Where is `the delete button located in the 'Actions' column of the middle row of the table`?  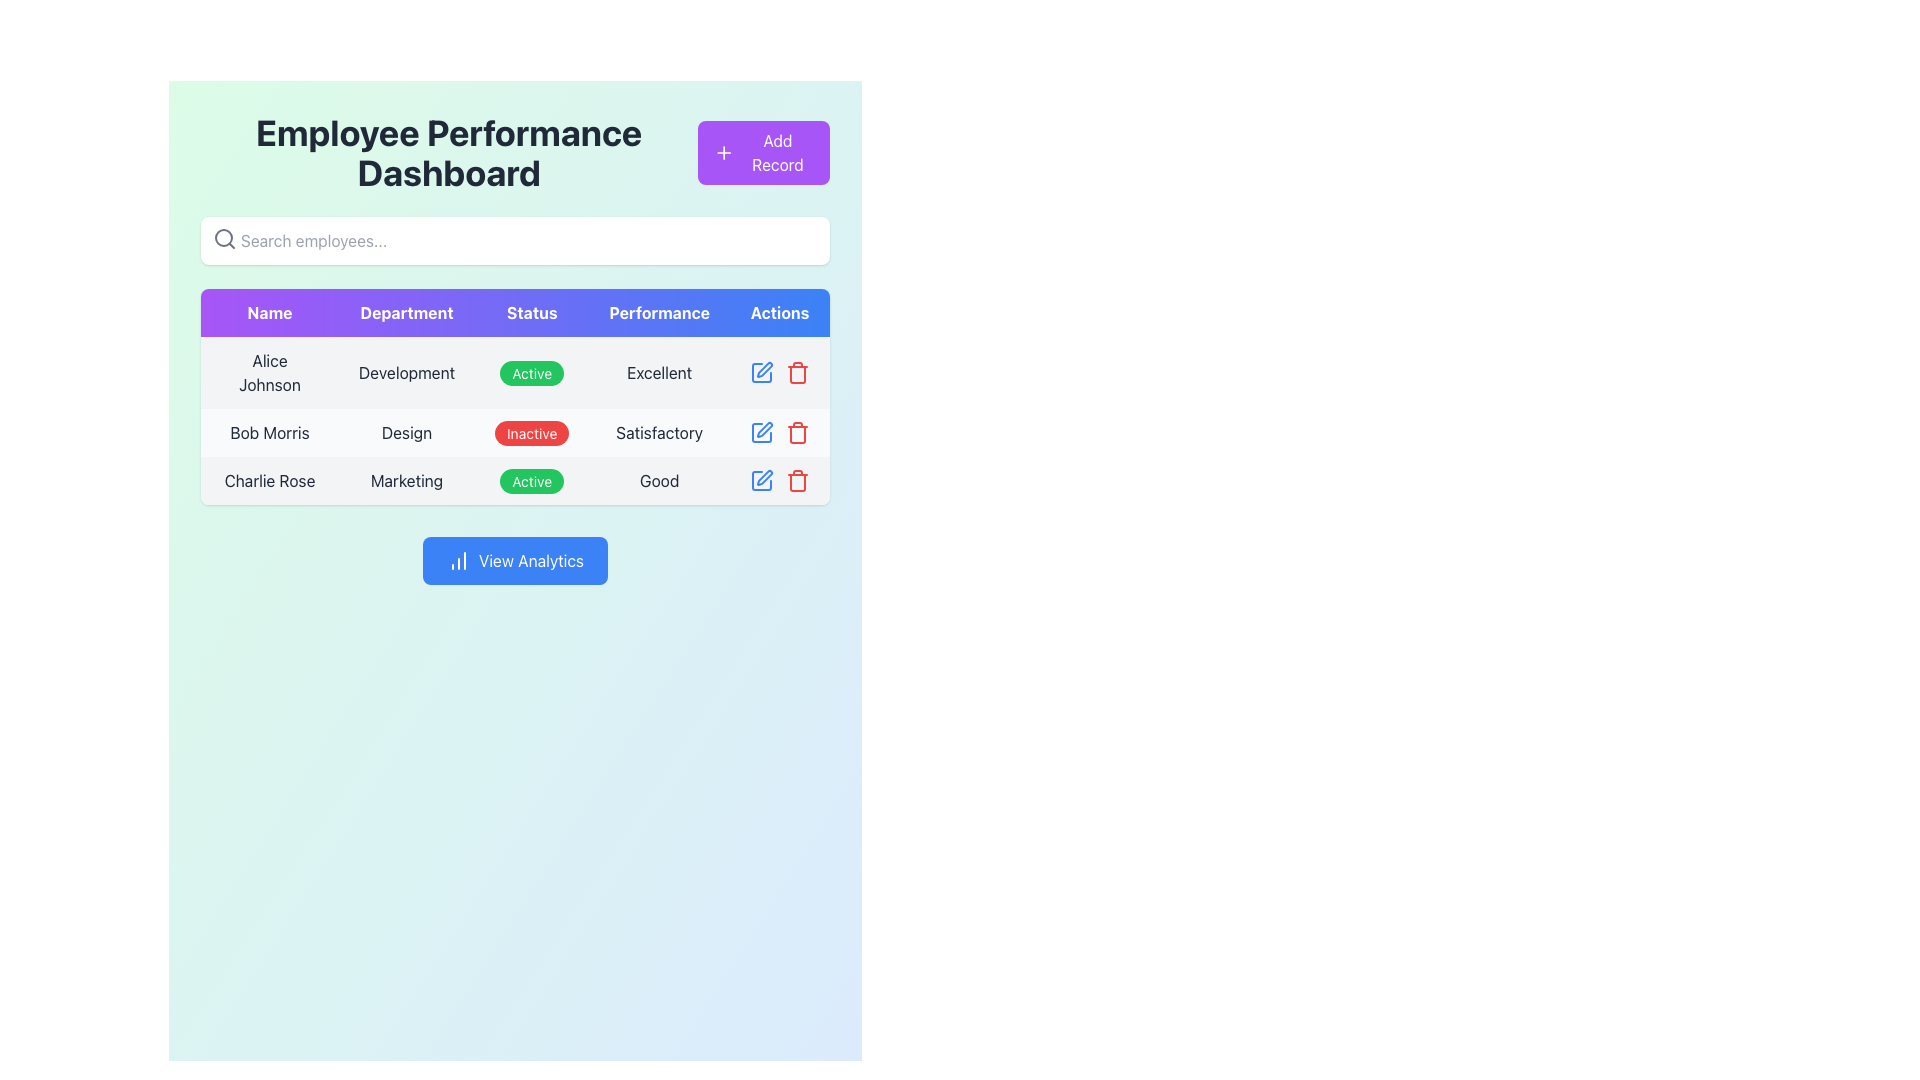 the delete button located in the 'Actions' column of the middle row of the table is located at coordinates (796, 373).